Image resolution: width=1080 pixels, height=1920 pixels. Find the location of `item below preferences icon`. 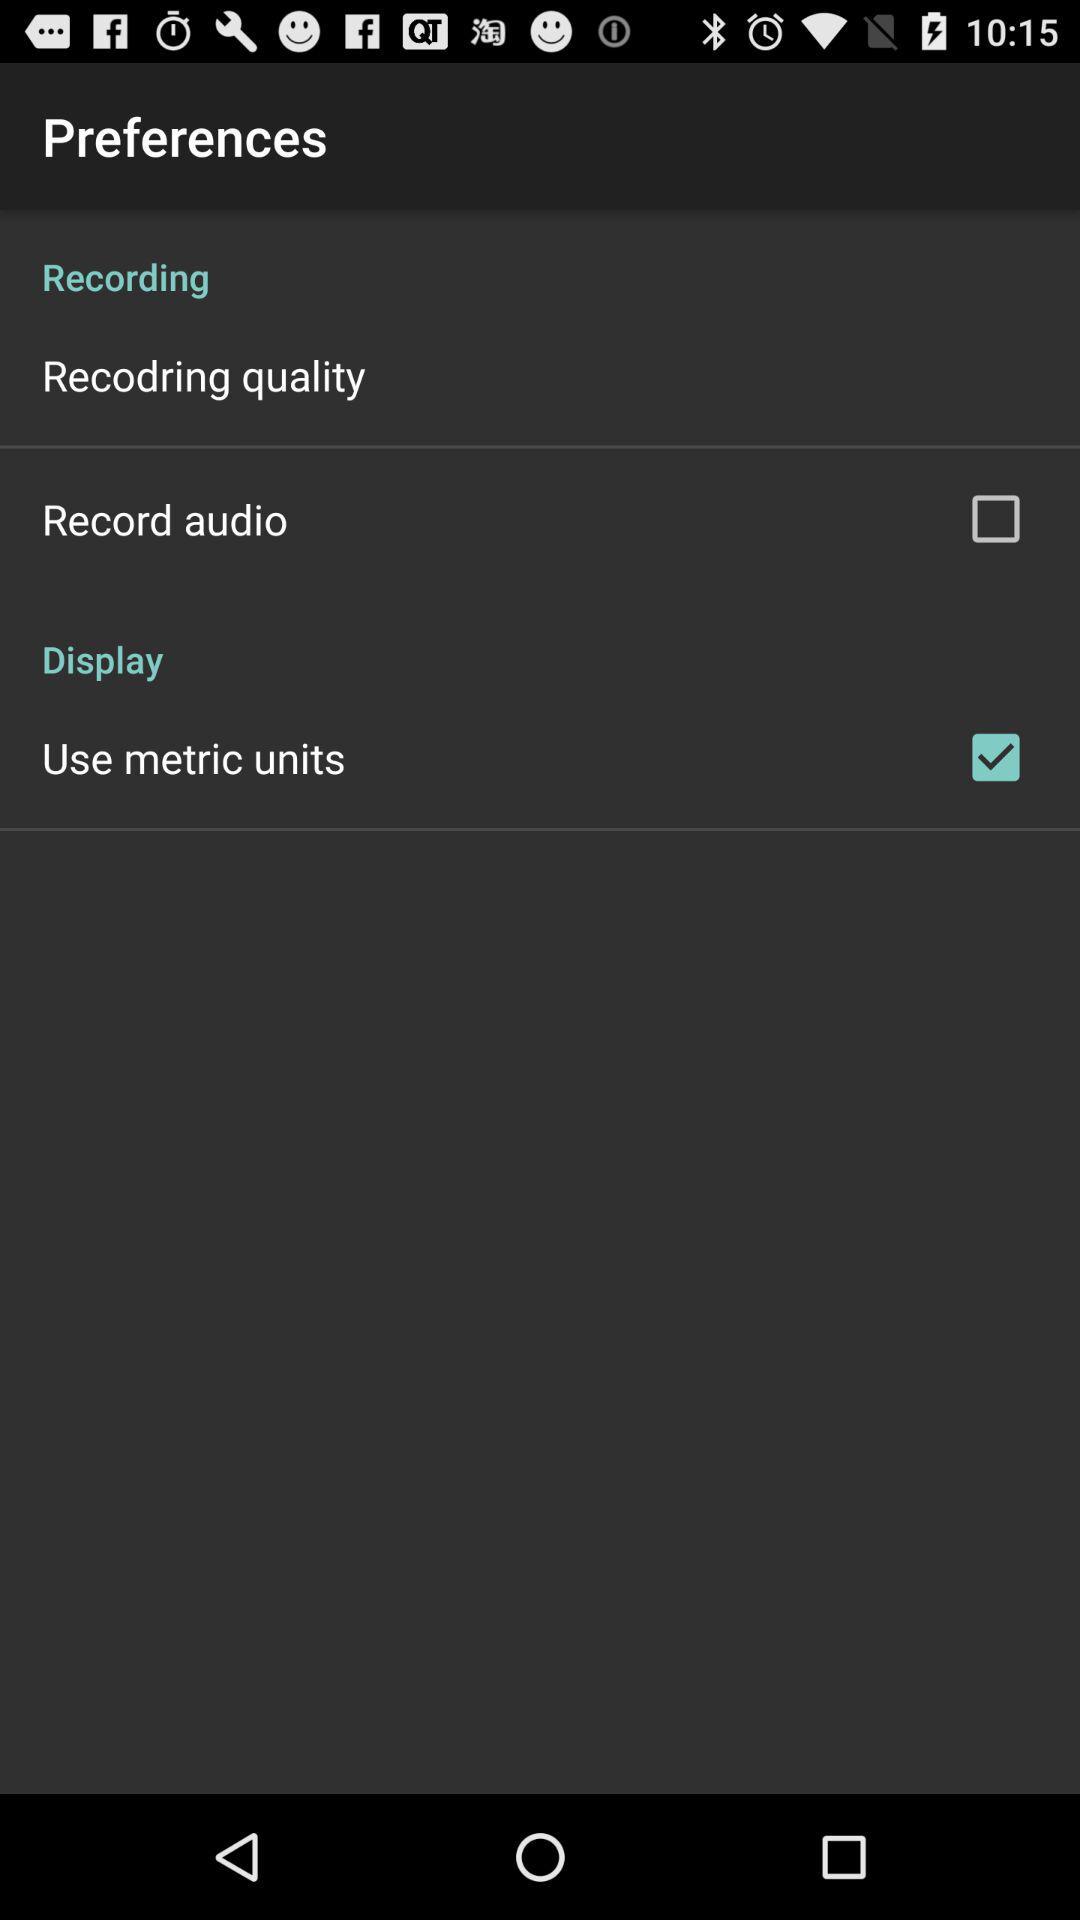

item below preferences icon is located at coordinates (540, 254).